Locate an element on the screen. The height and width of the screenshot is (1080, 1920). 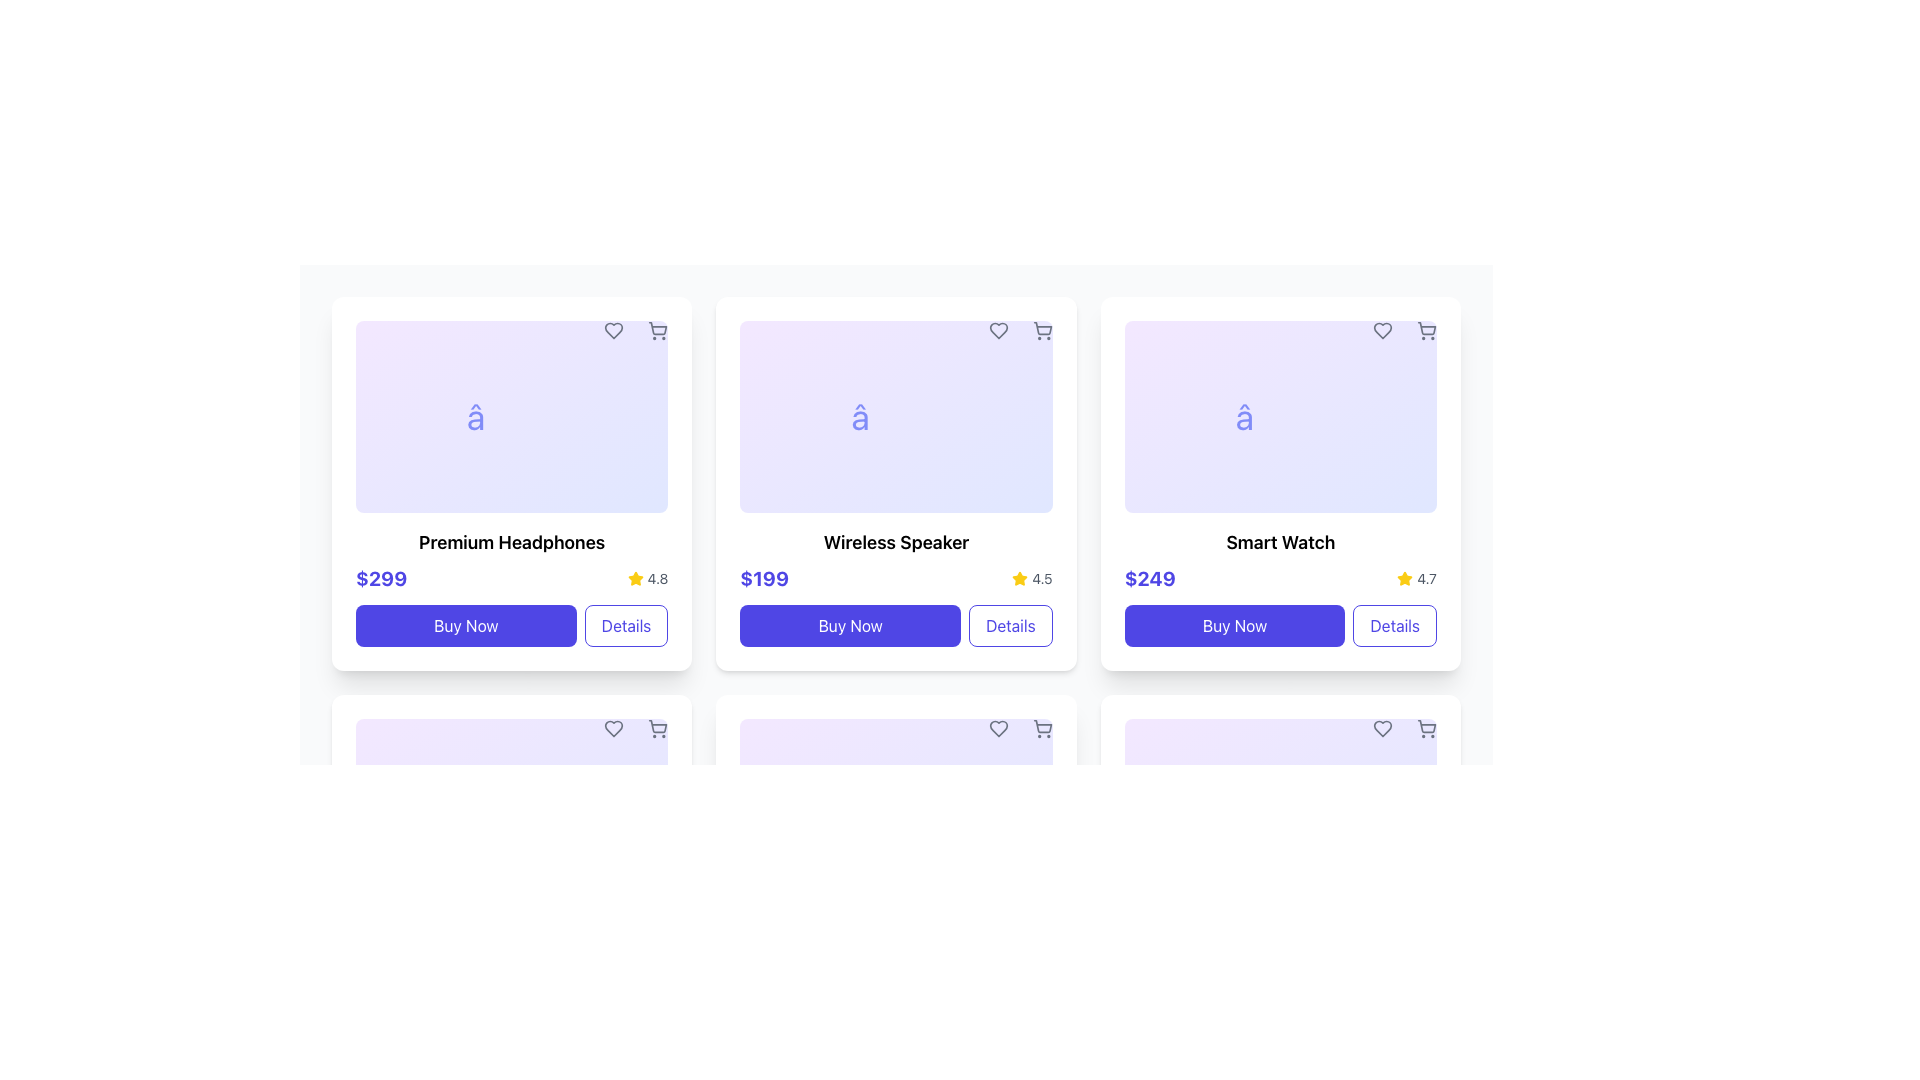
the favorite or like button associated with the 'Premium Headphones' product, located in the top-right corner of the bottom-left product card is located at coordinates (613, 729).